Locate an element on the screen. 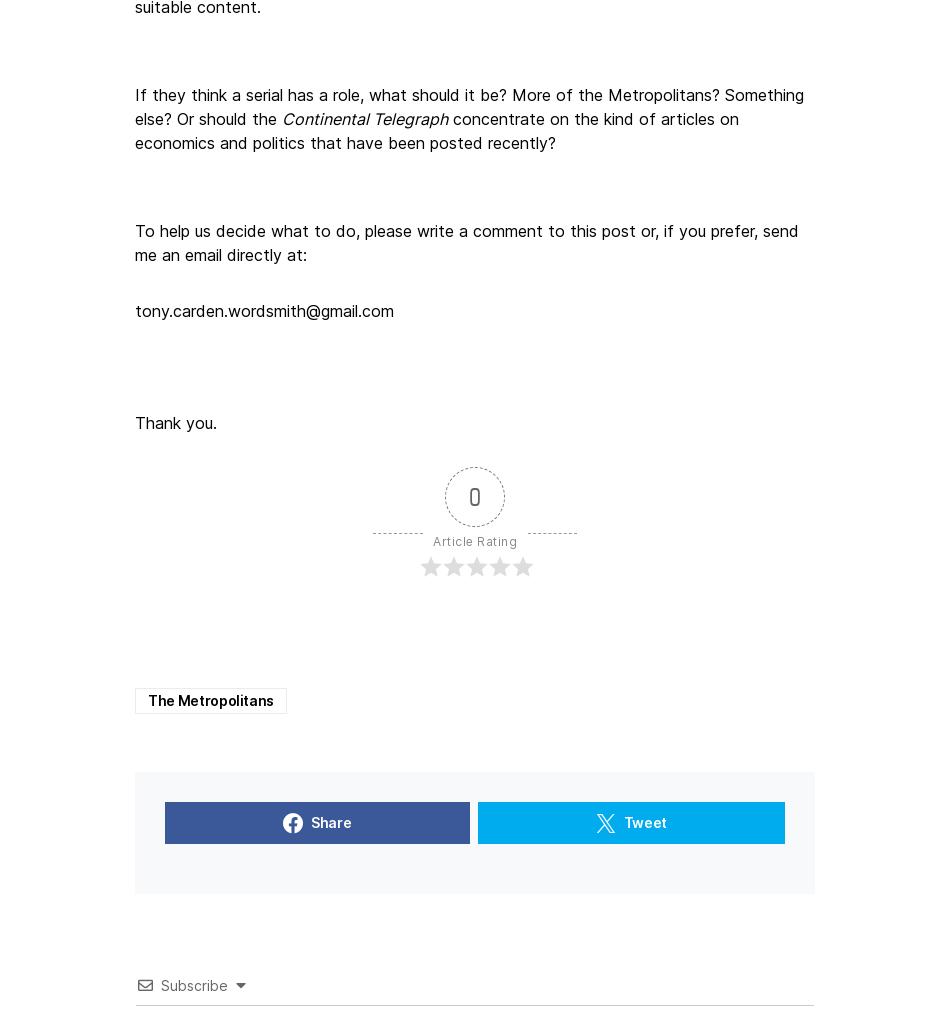  'Article Rating' is located at coordinates (432, 540).